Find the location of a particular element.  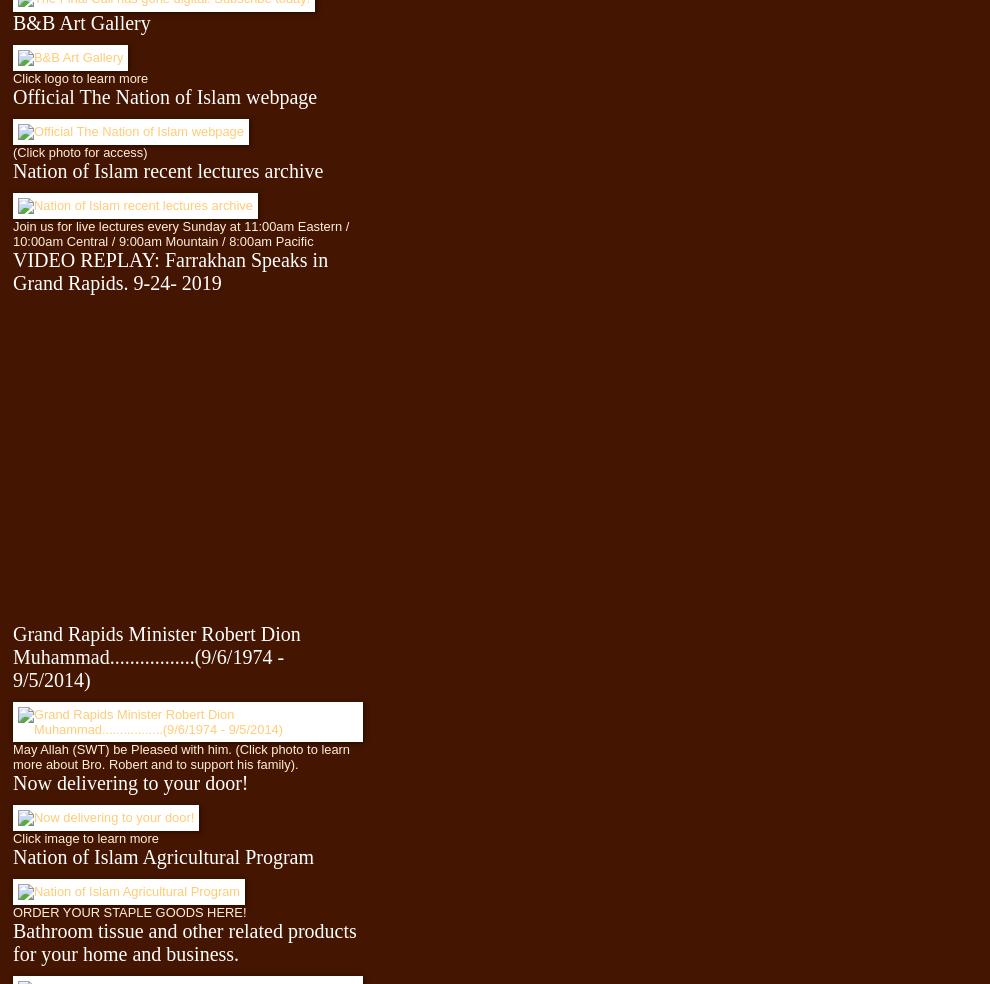

'Official The Nation of Islam webpage' is located at coordinates (165, 95).